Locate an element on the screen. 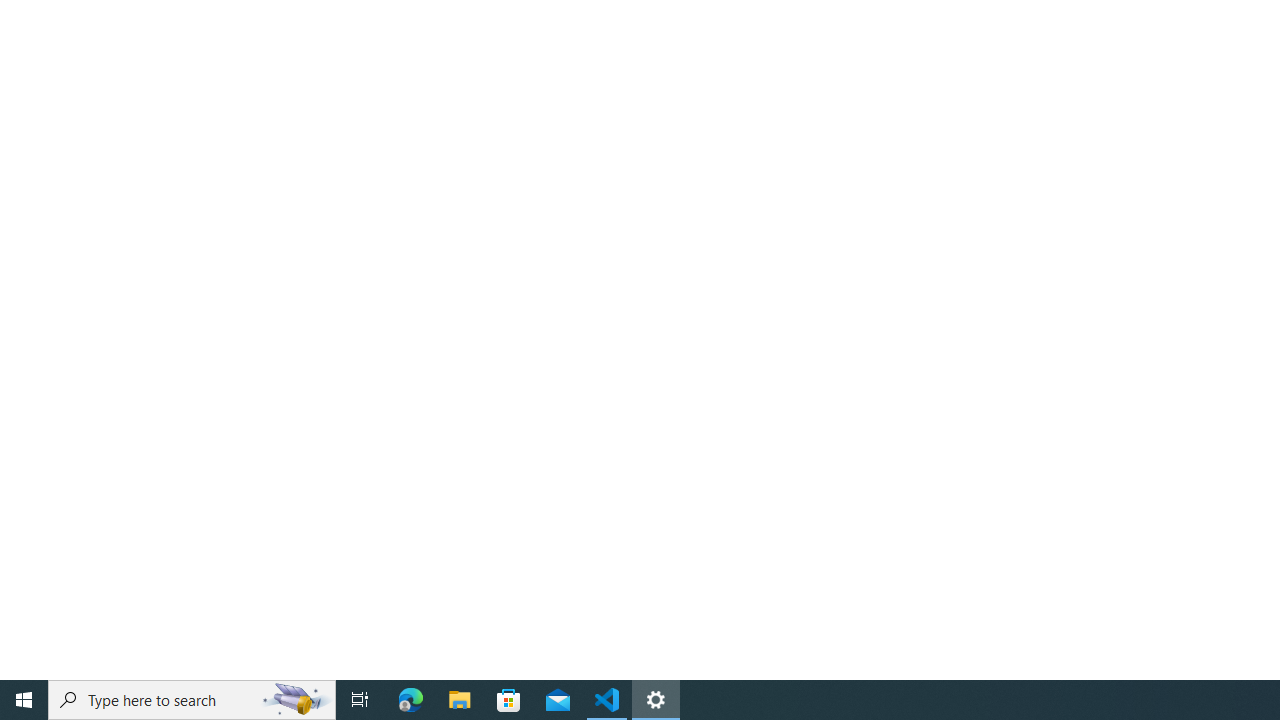  'Visual Studio Code - 1 running window' is located at coordinates (606, 698).